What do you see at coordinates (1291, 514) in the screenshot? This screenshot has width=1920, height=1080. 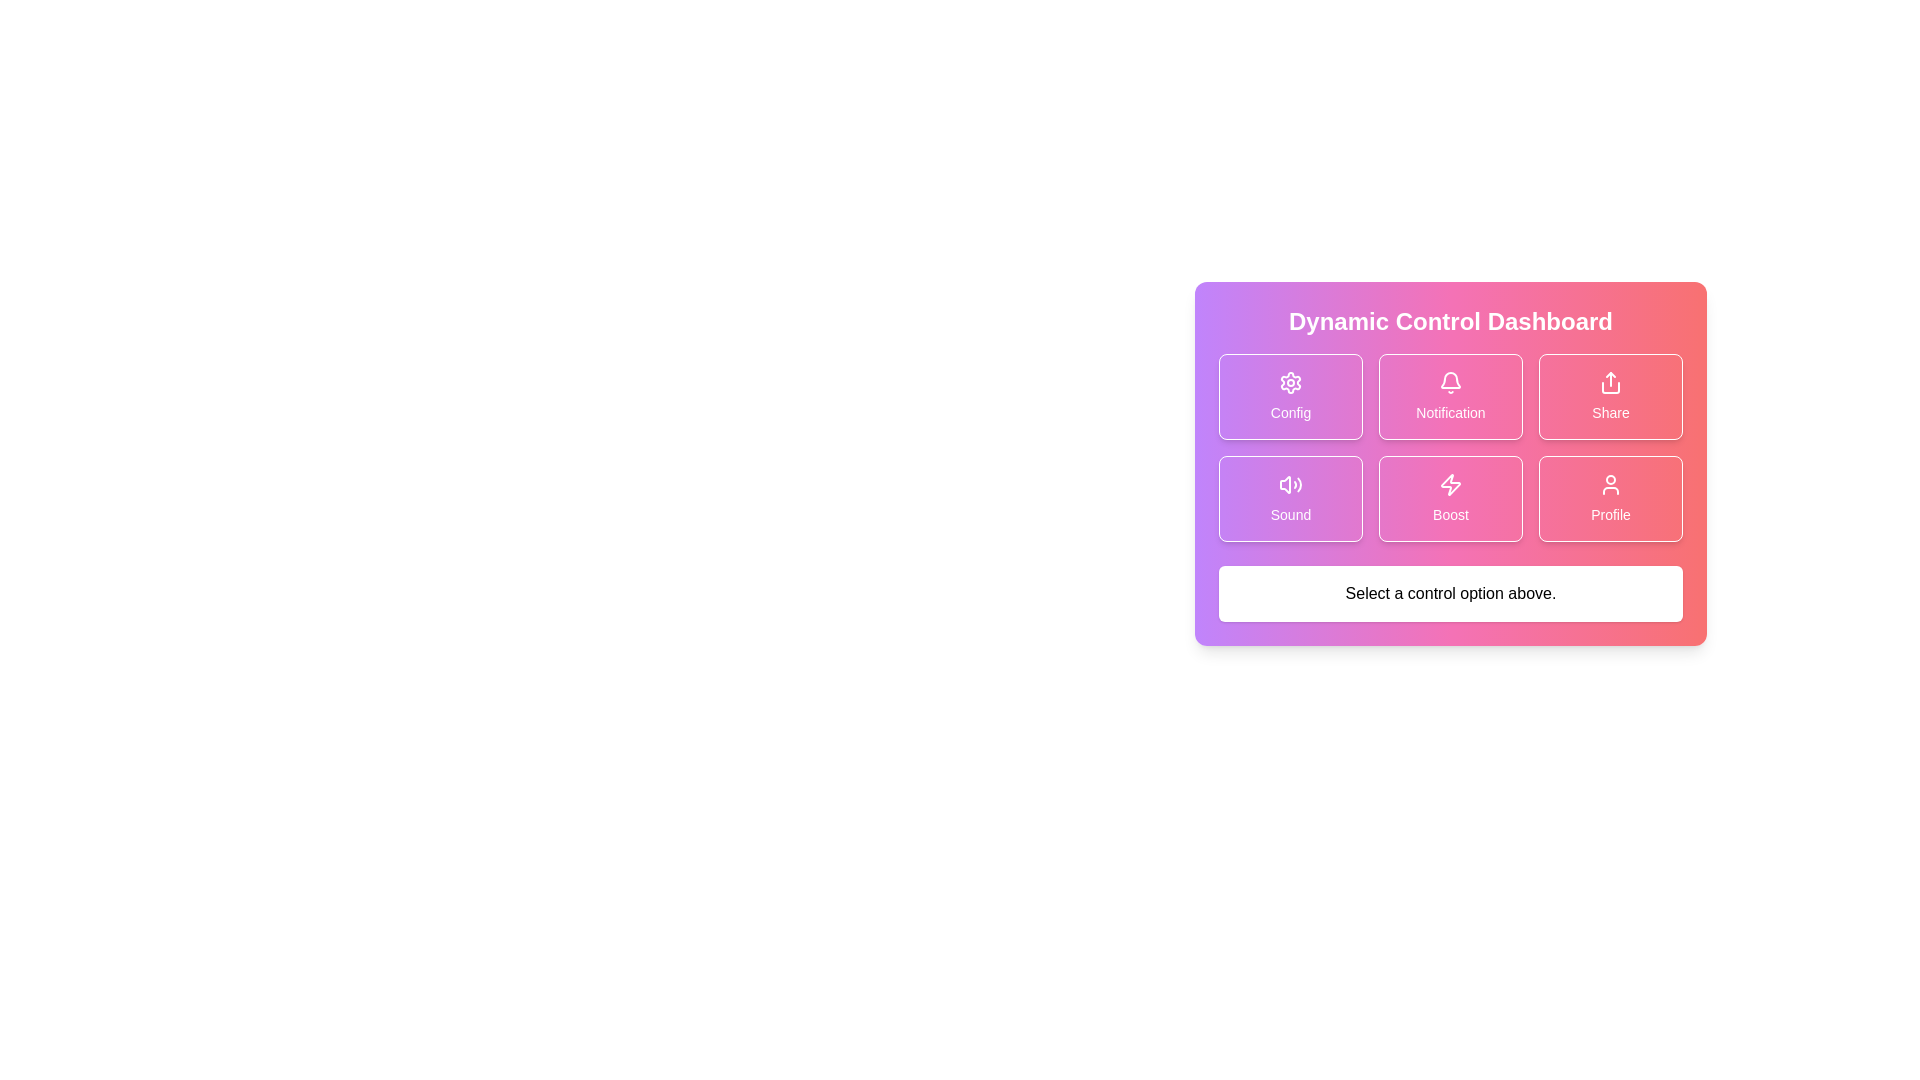 I see `the text label that describes the volume control button, which is centrally aligned below the volume icon in the bottom-left position of the control button grid` at bounding box center [1291, 514].